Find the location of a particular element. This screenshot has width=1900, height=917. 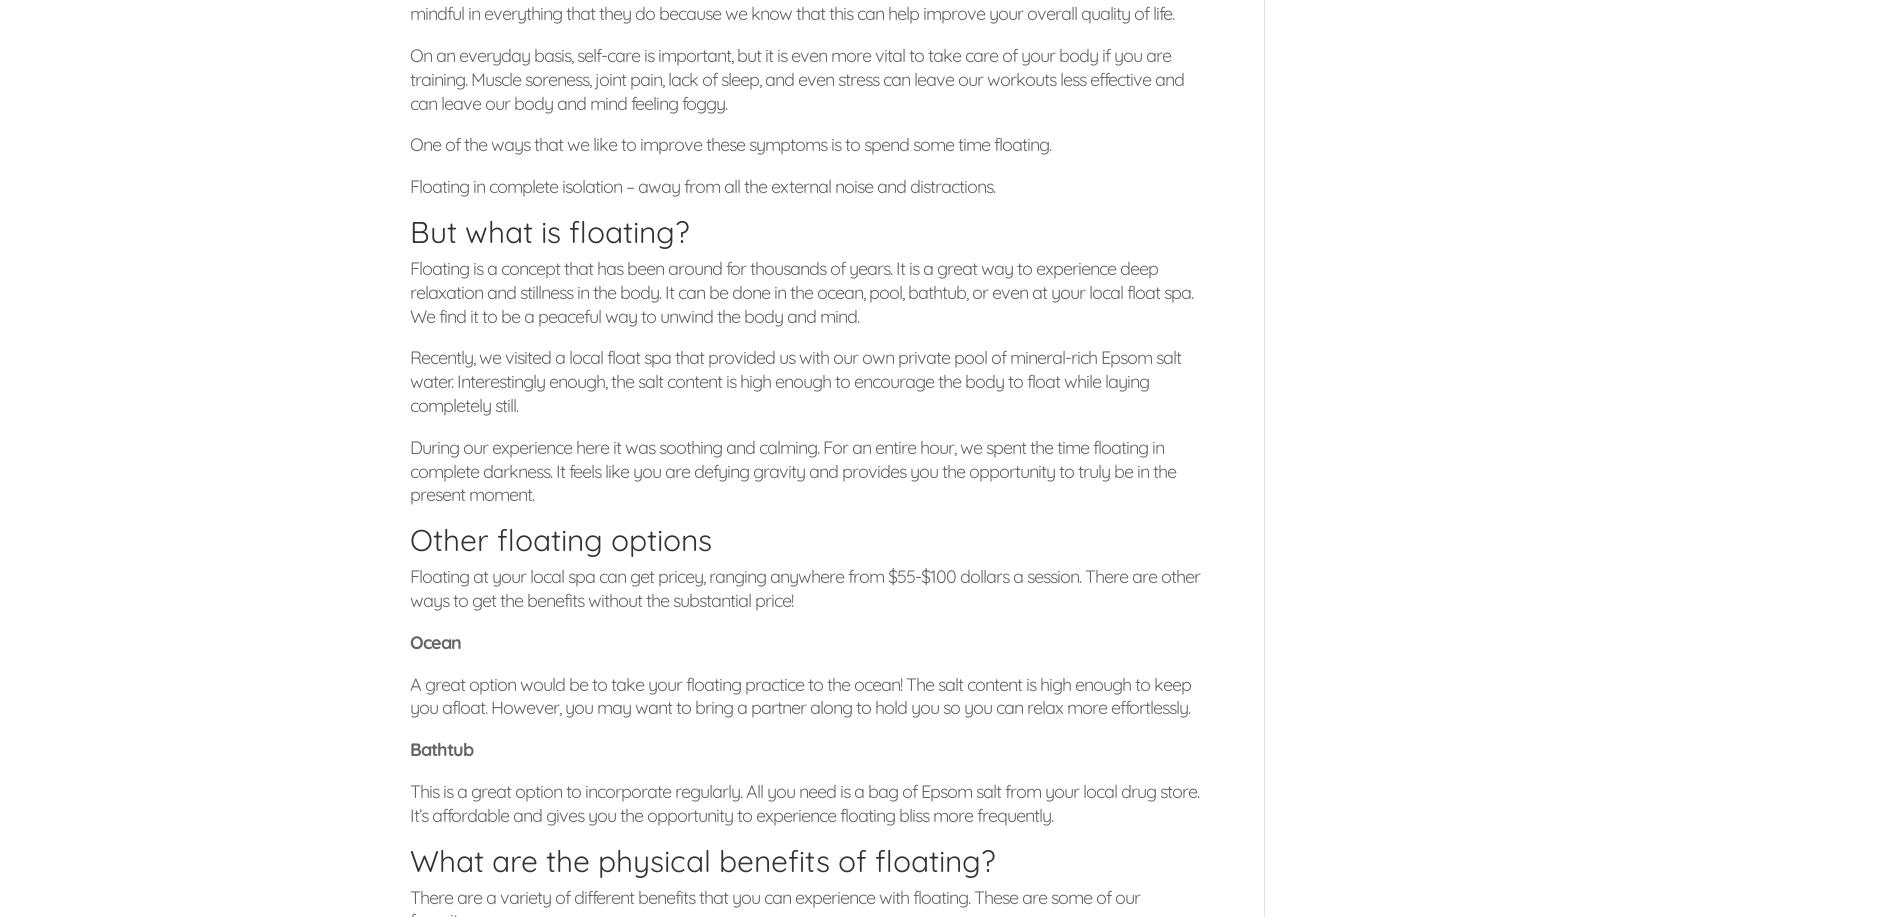

'On an everyday basis, self-care is important, but it is even more vital to take care of your body if you are training. Muscle soreness, joint pain, lack of sleep, and even stress can leave our workouts less effective and can leave our body and mind feeling foggy.' is located at coordinates (409, 78).